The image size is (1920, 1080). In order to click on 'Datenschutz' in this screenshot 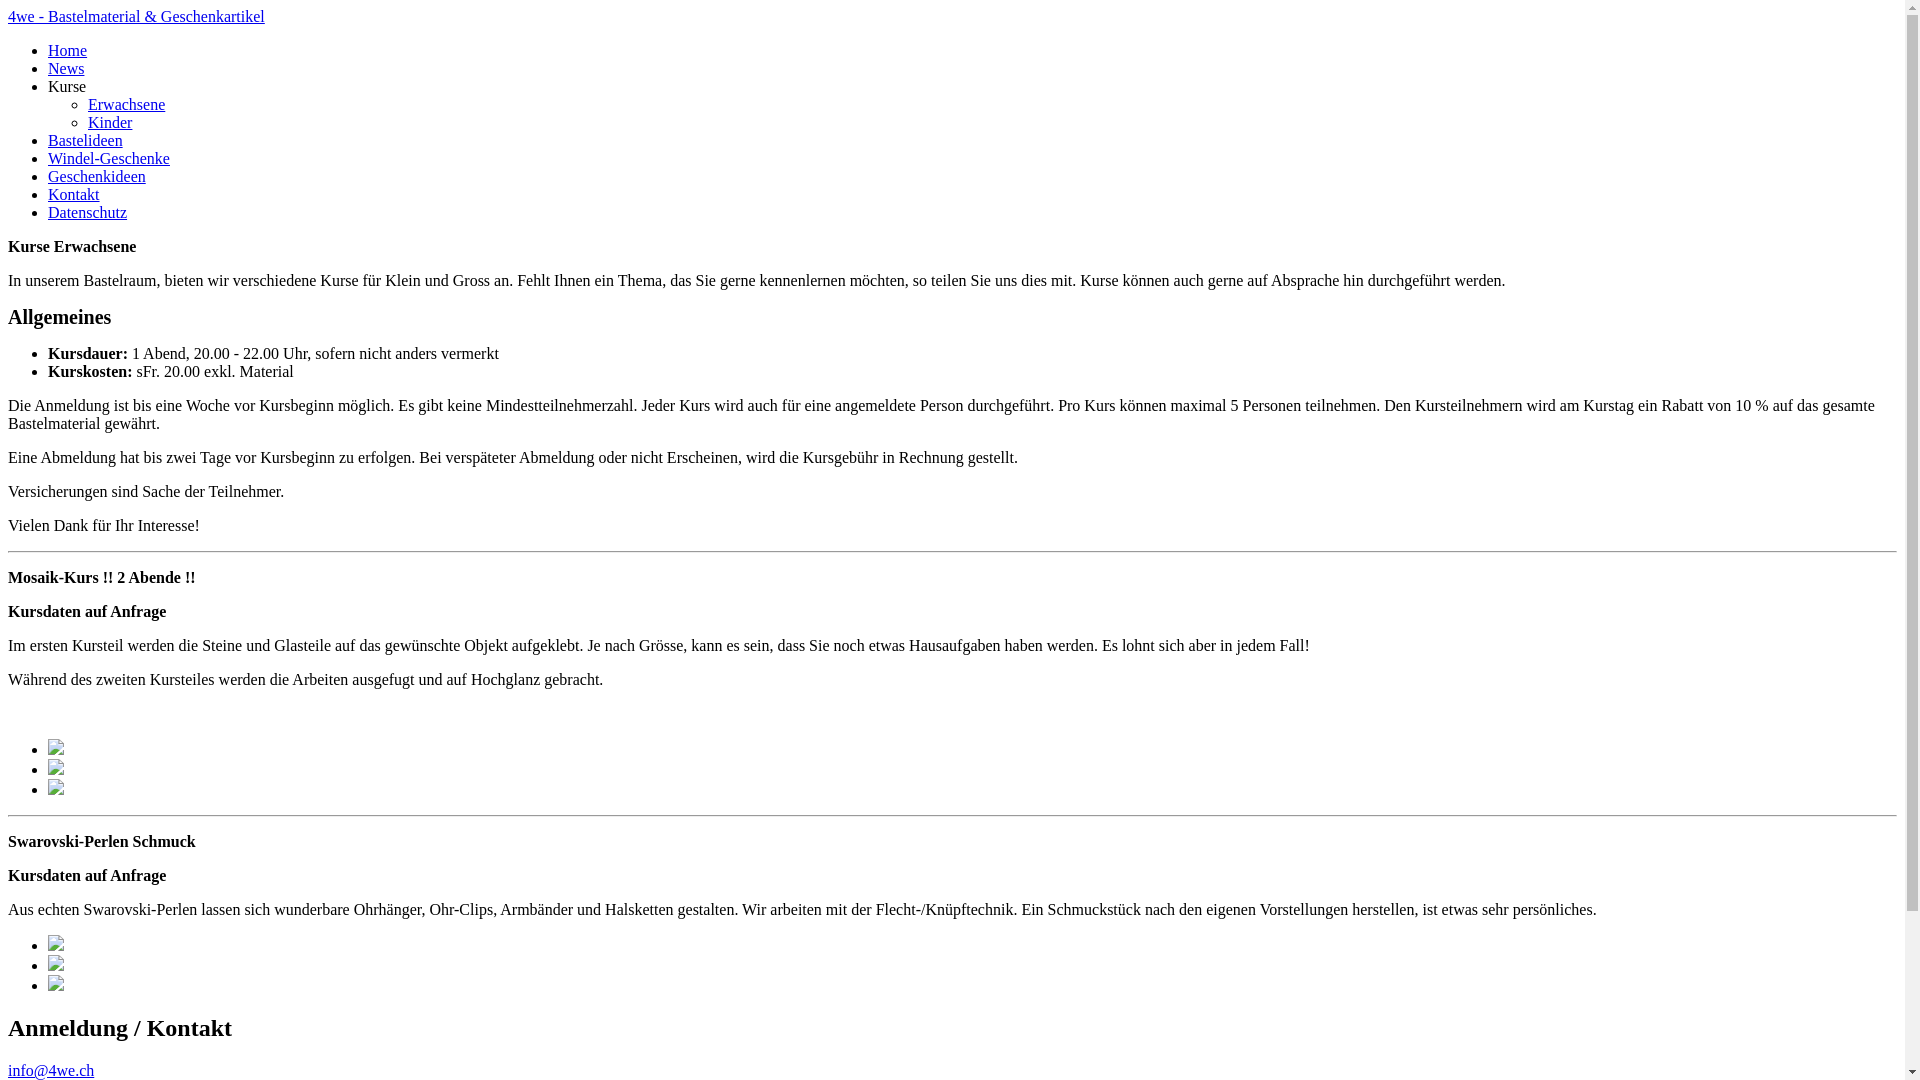, I will do `click(86, 212)`.